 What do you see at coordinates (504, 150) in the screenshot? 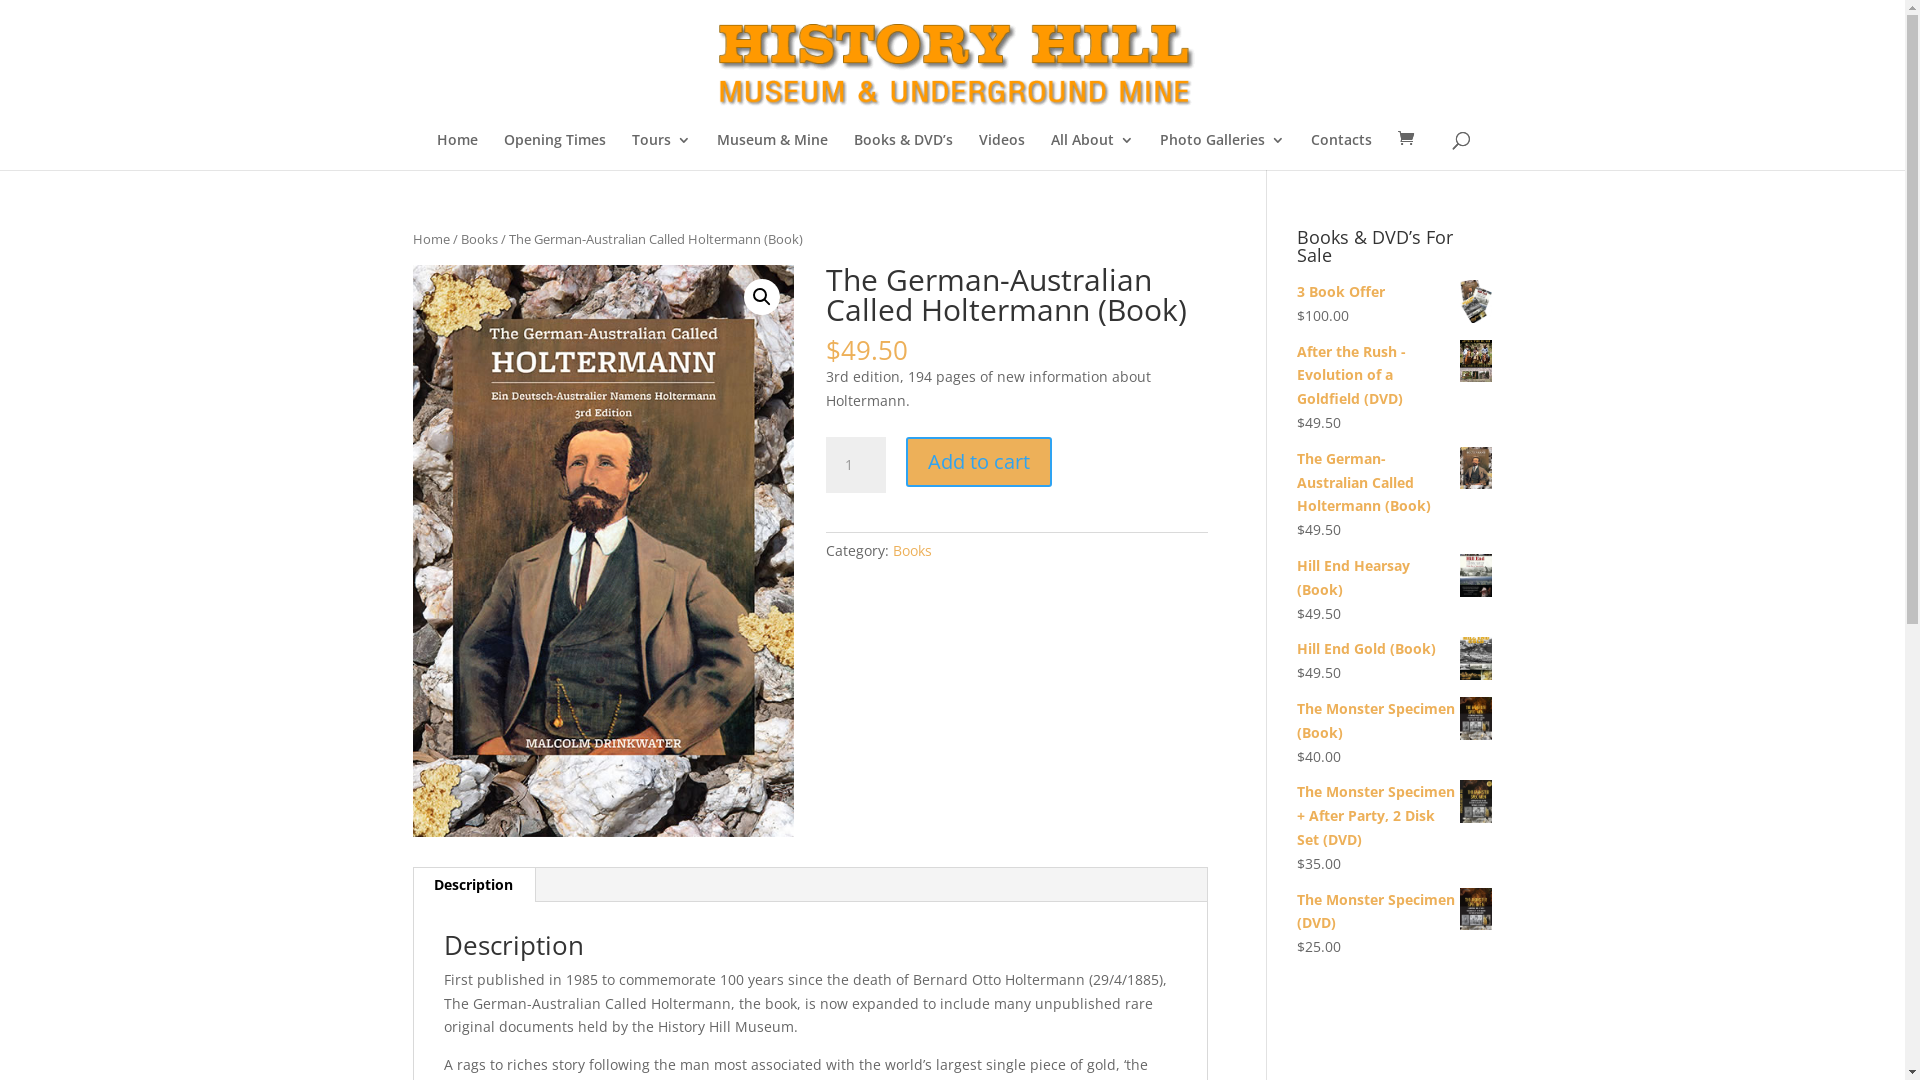
I see `'Opening Times'` at bounding box center [504, 150].